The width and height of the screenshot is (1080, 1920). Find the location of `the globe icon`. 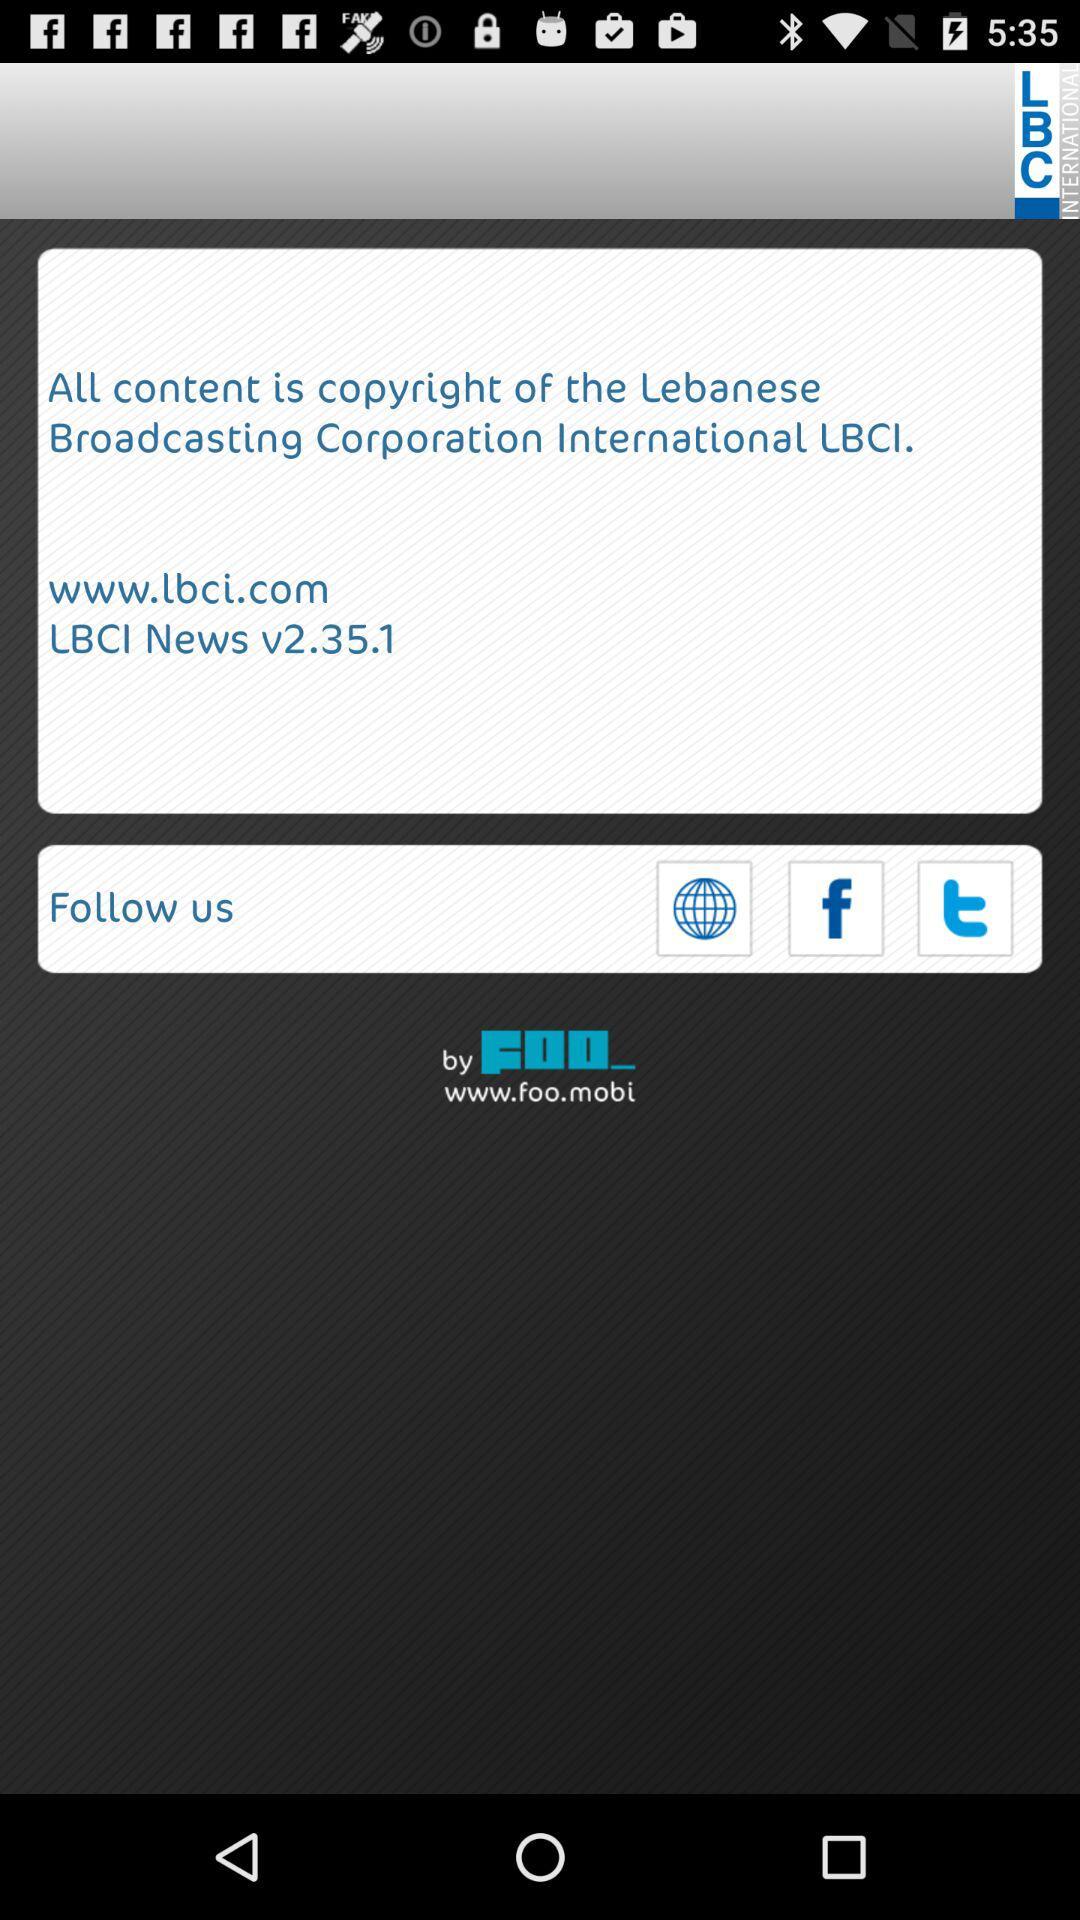

the globe icon is located at coordinates (704, 972).